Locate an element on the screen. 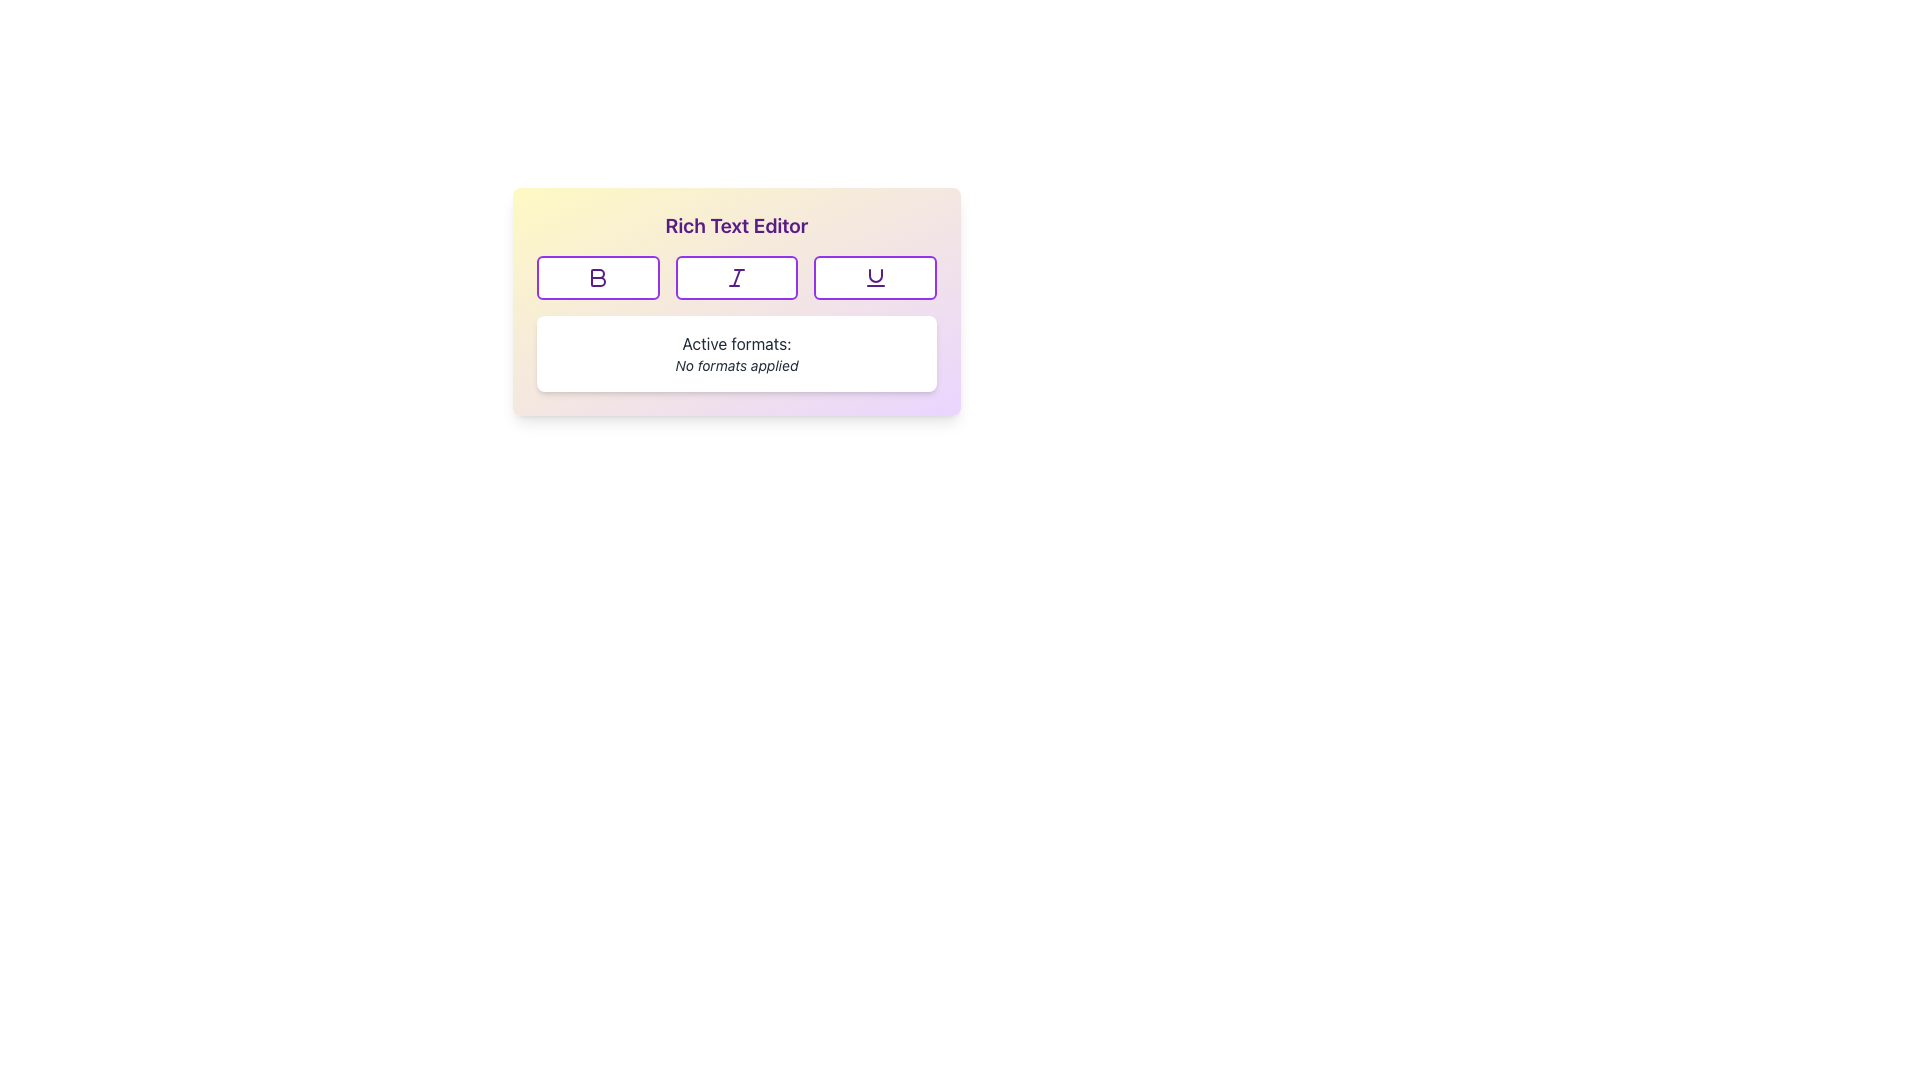  the text label at the top of the rich text editor interface, which indicates the purpose of the component below it is located at coordinates (736, 225).